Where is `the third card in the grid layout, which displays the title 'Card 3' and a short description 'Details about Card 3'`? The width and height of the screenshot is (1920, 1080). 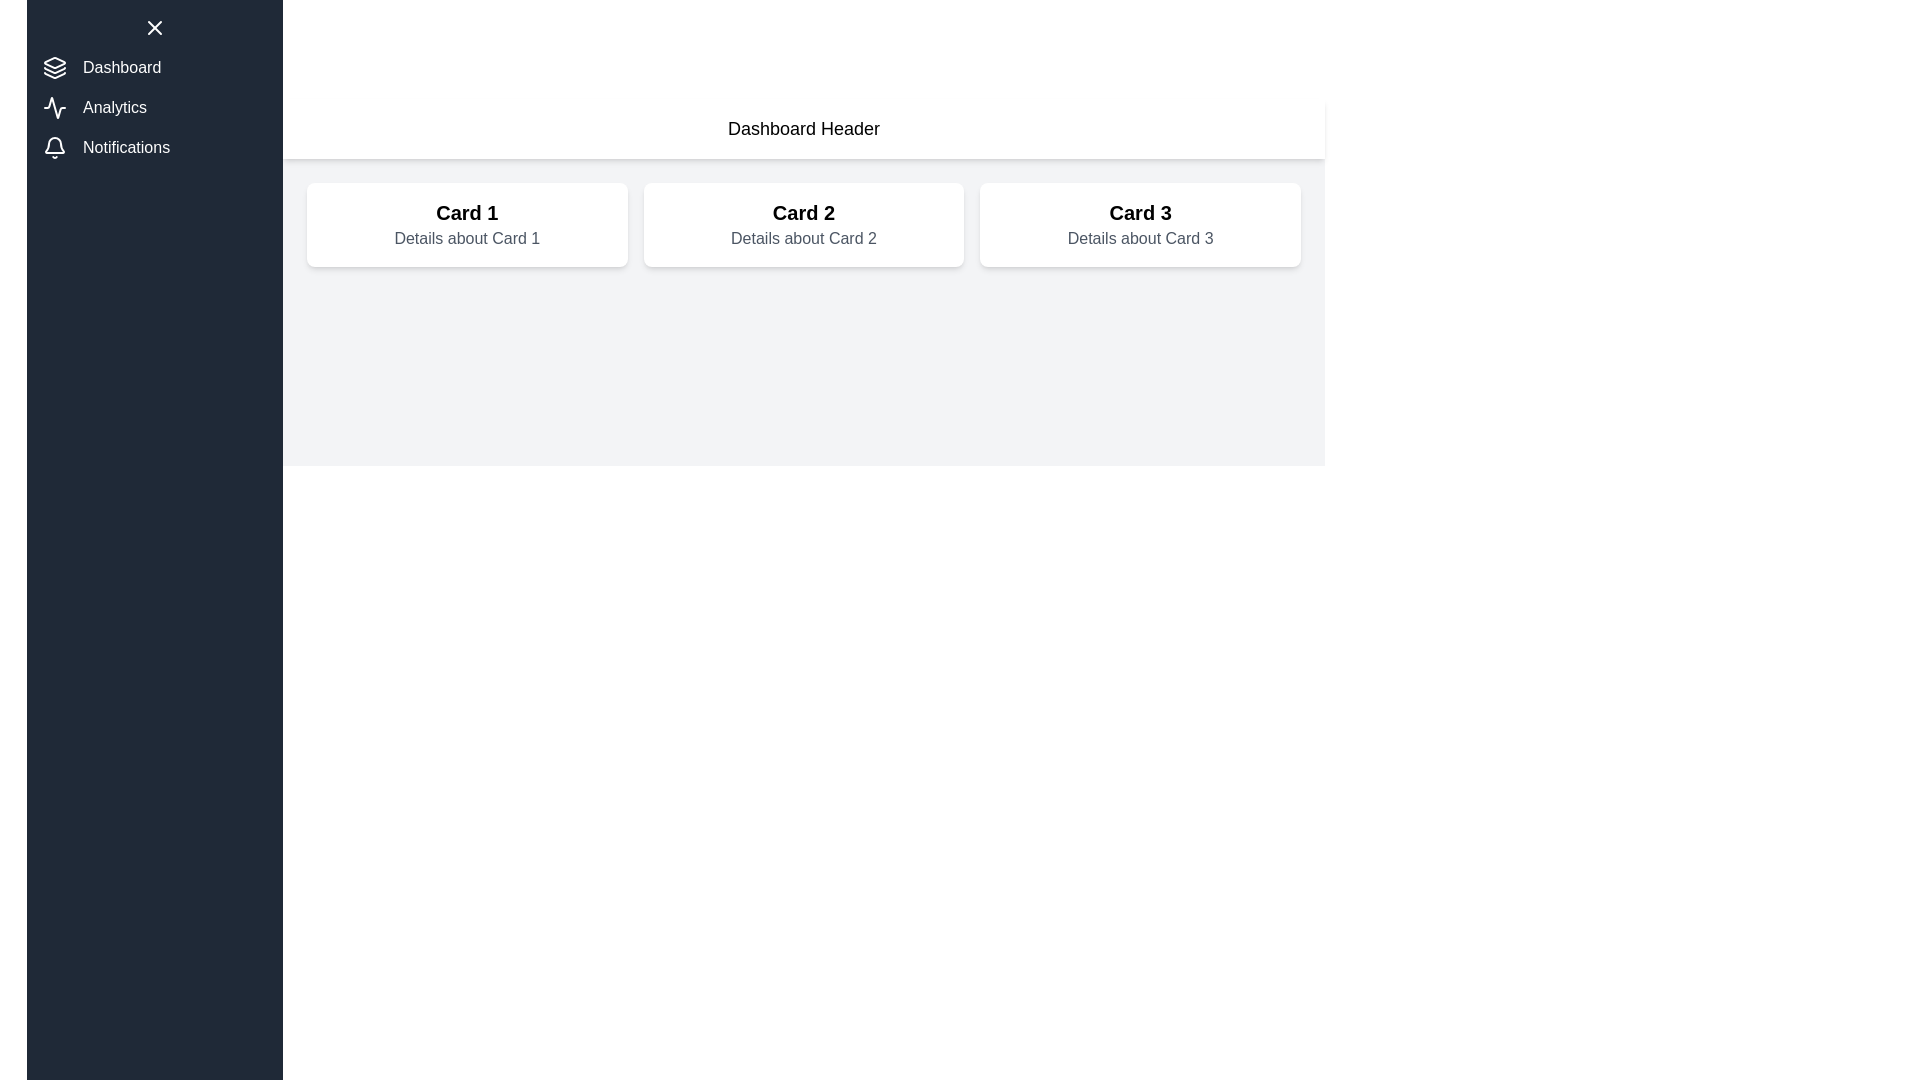
the third card in the grid layout, which displays the title 'Card 3' and a short description 'Details about Card 3' is located at coordinates (1140, 224).